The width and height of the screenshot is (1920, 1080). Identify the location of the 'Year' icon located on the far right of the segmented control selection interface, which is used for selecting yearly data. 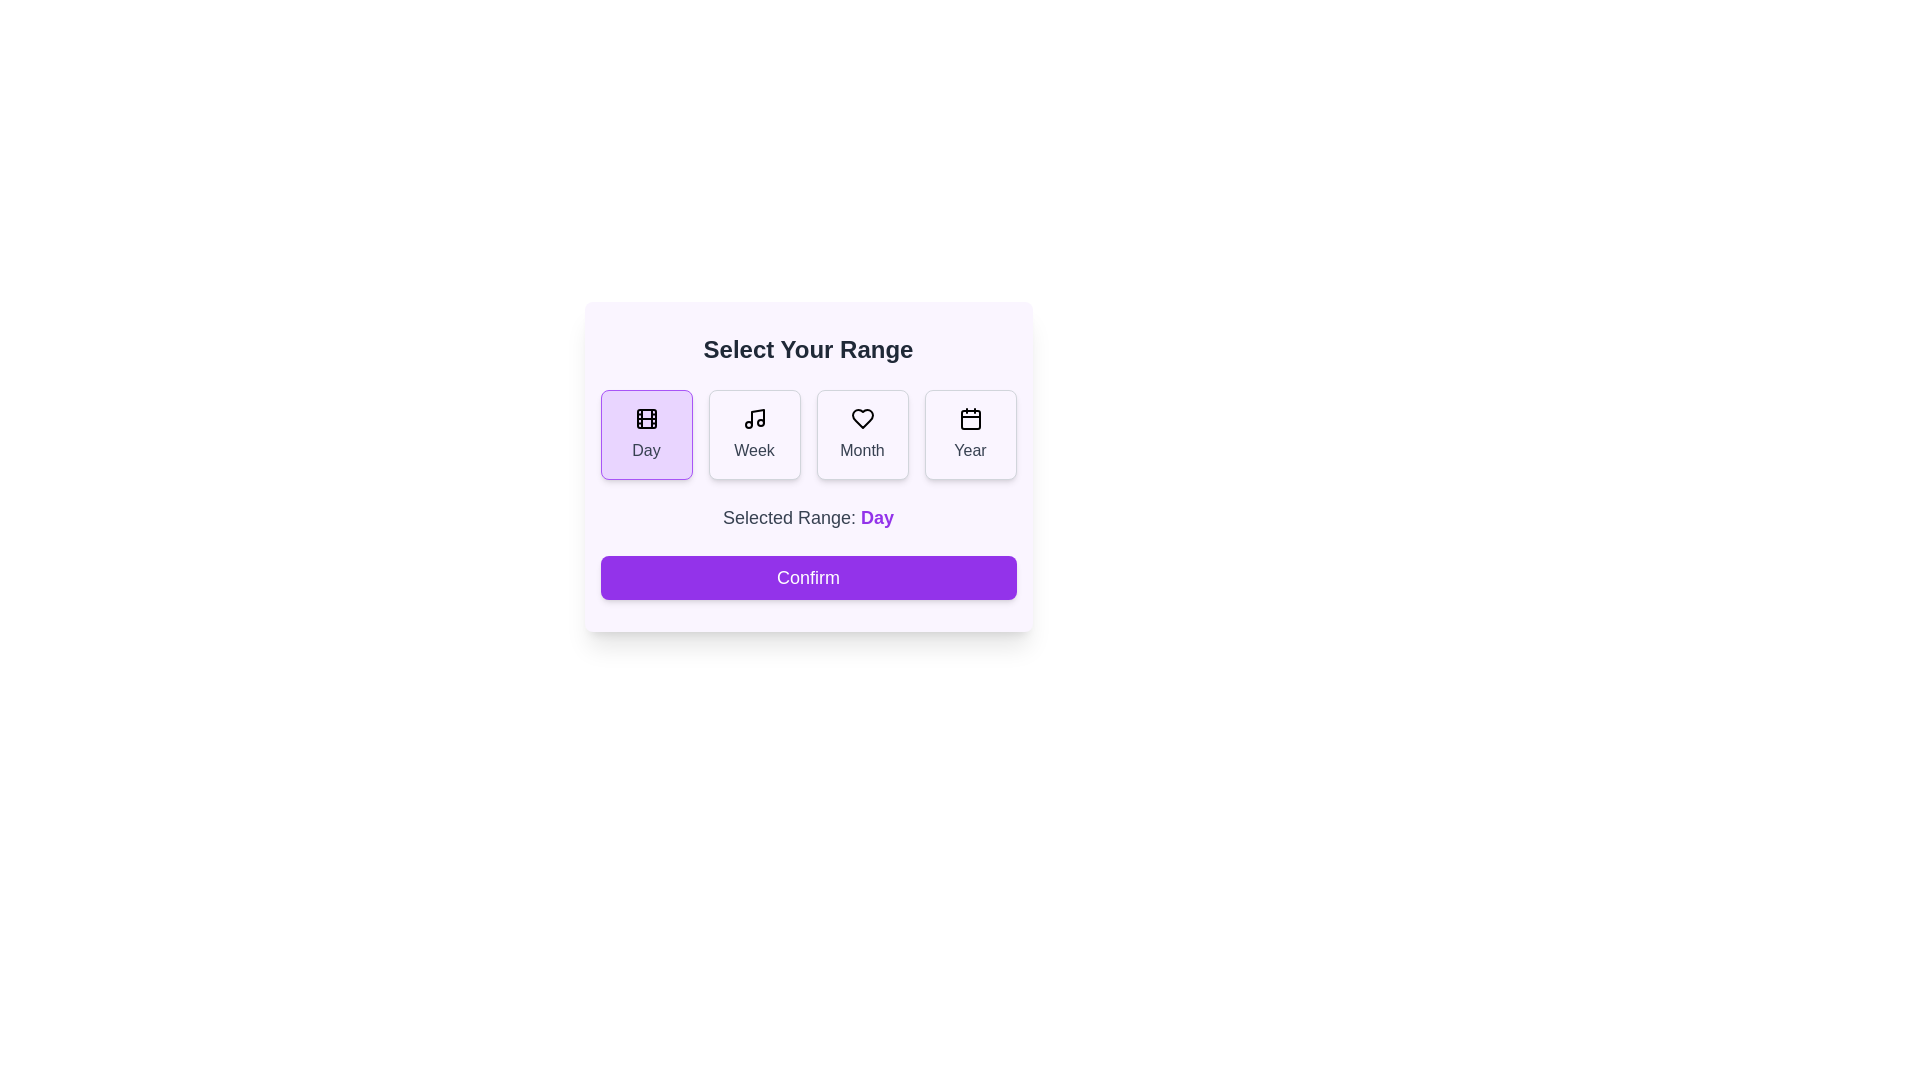
(970, 418).